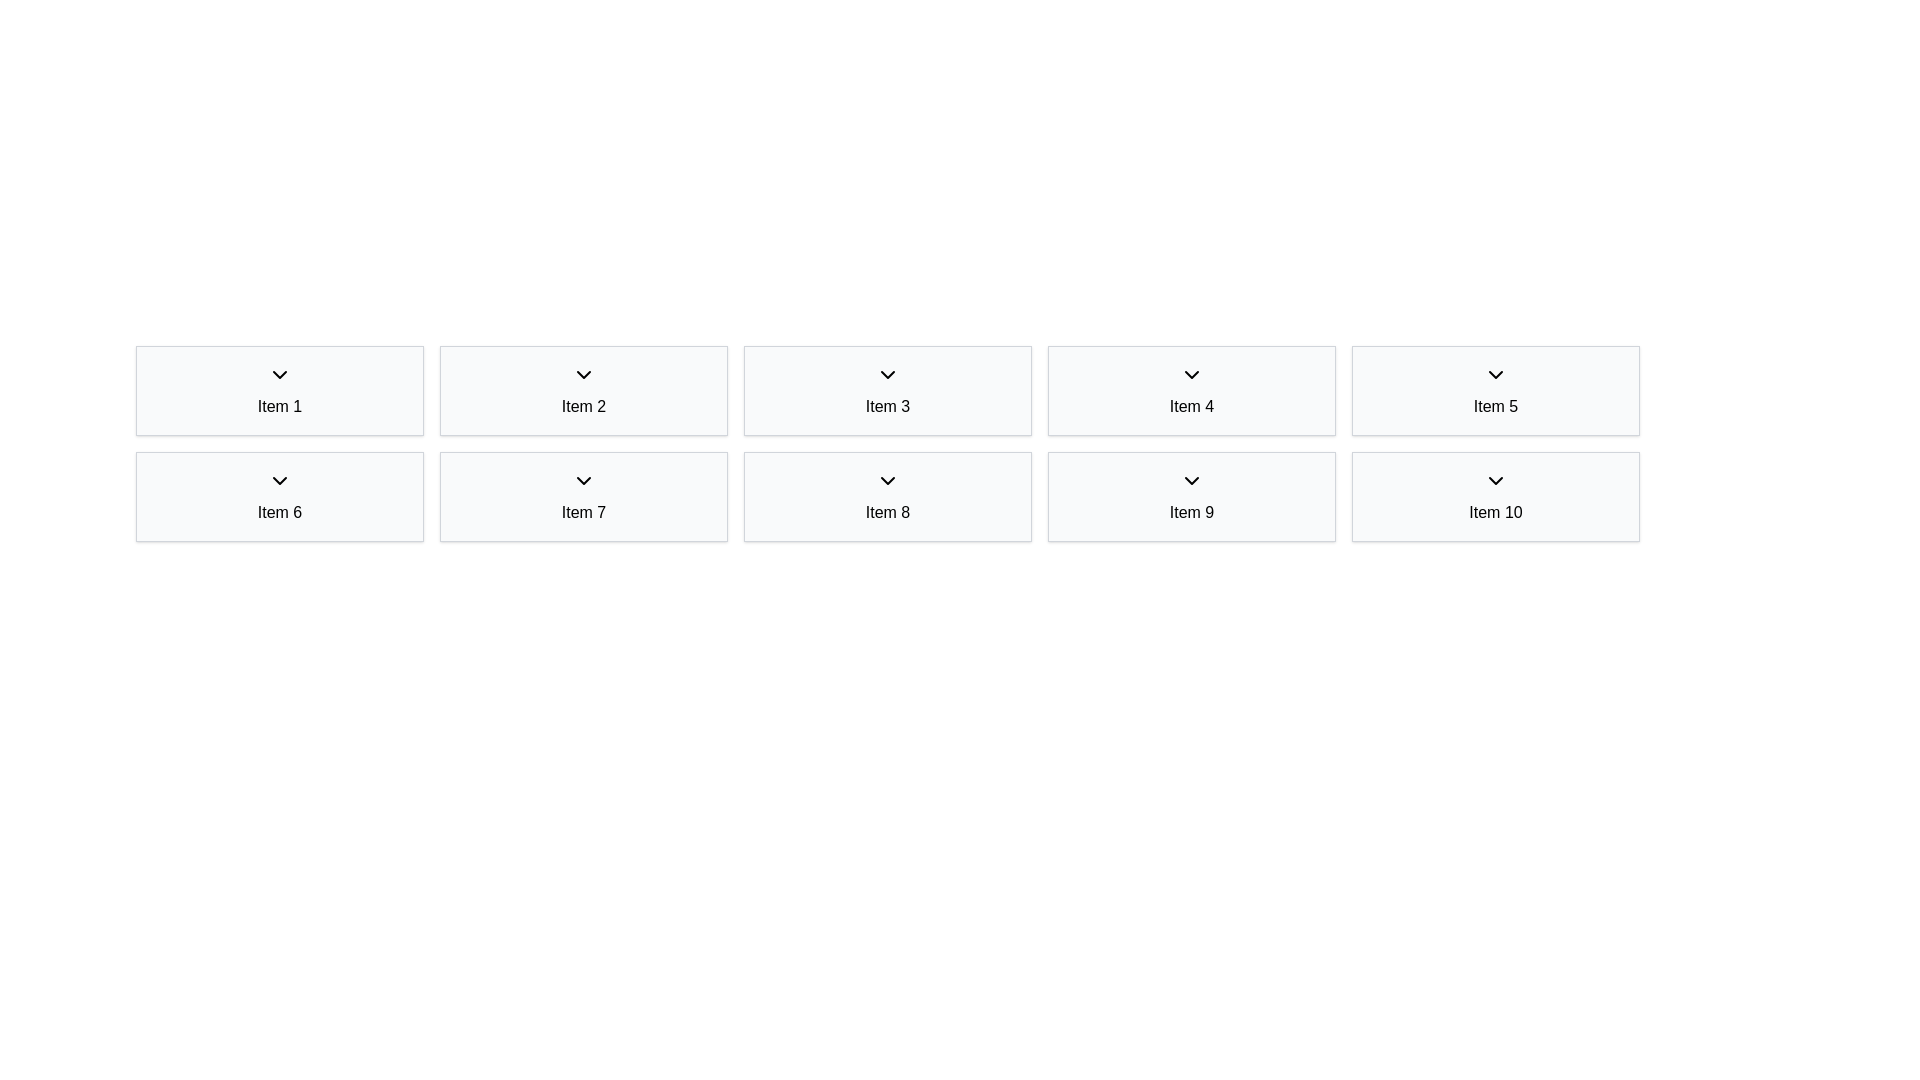 The image size is (1920, 1080). What do you see at coordinates (887, 374) in the screenshot?
I see `the small downward-pointing chevron icon located in the upper portion of the 'Item 3' section` at bounding box center [887, 374].